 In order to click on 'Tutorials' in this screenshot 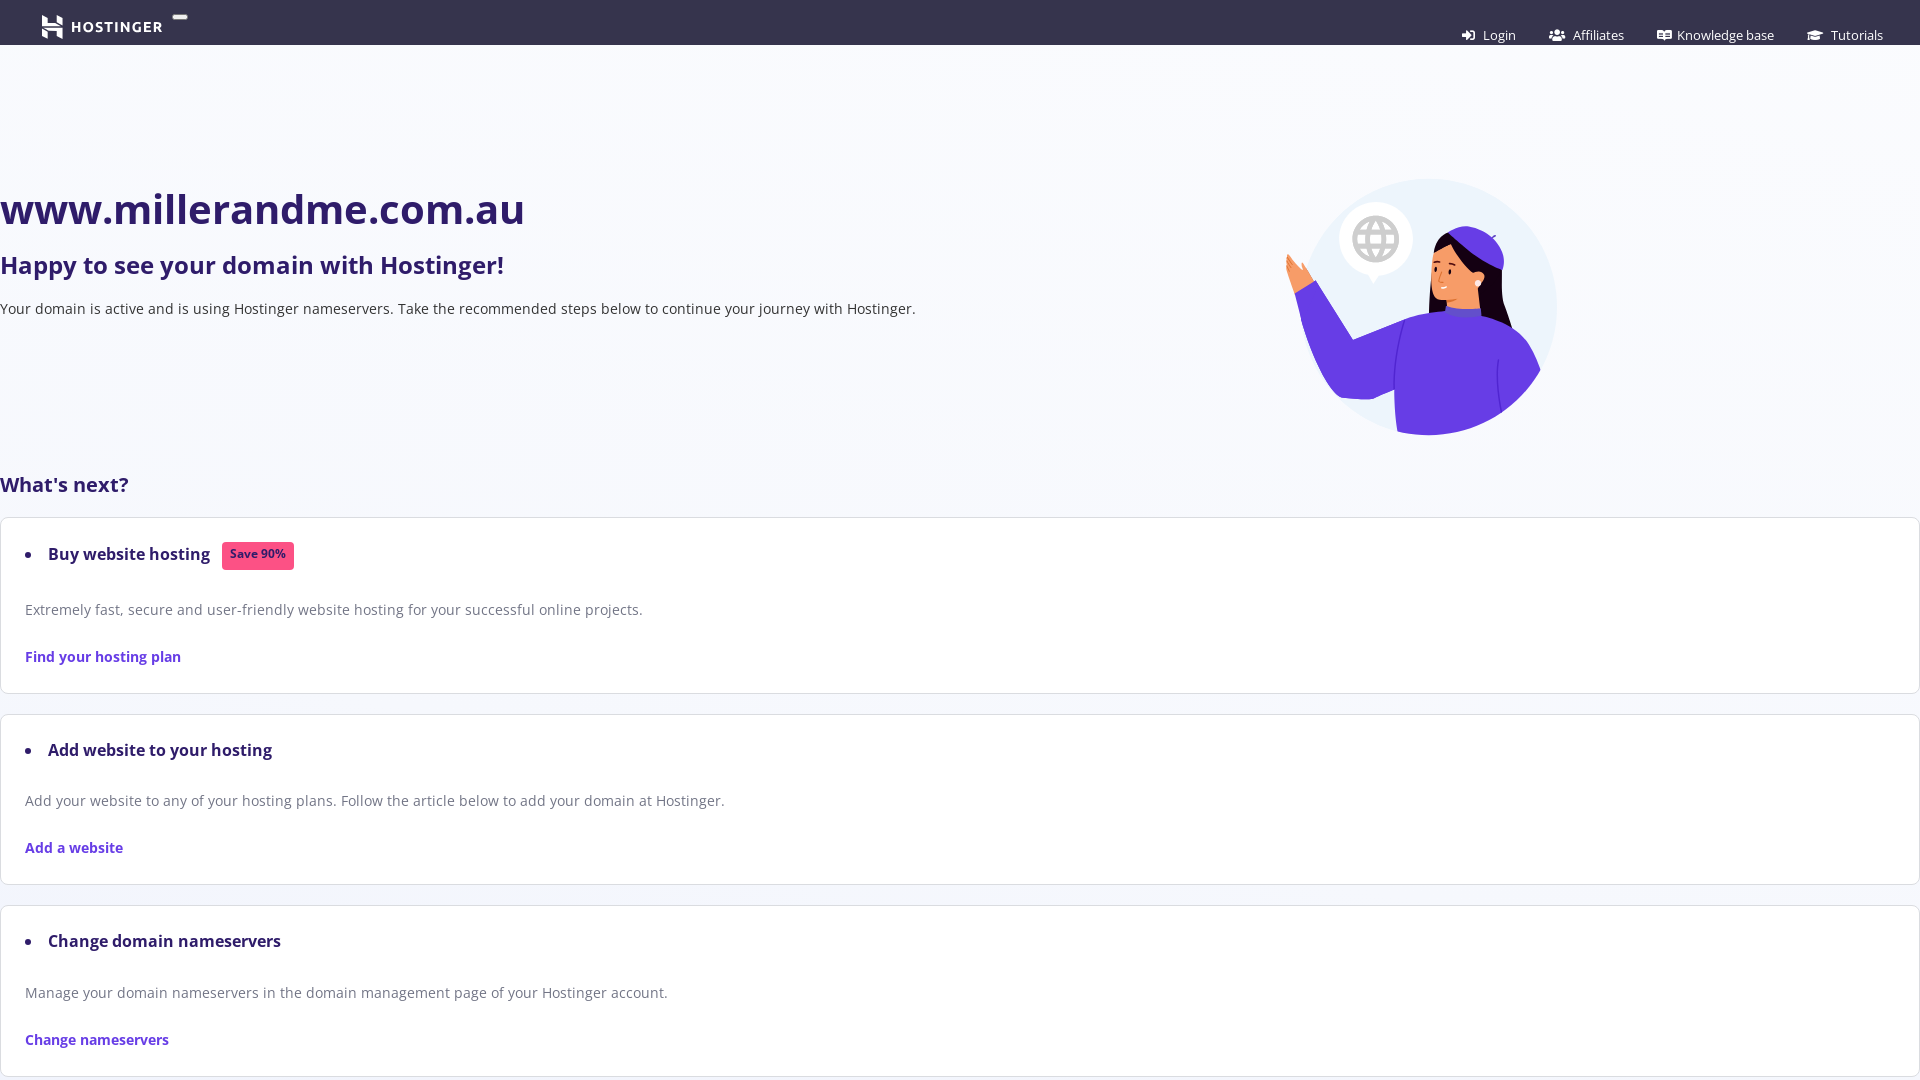, I will do `click(1843, 34)`.